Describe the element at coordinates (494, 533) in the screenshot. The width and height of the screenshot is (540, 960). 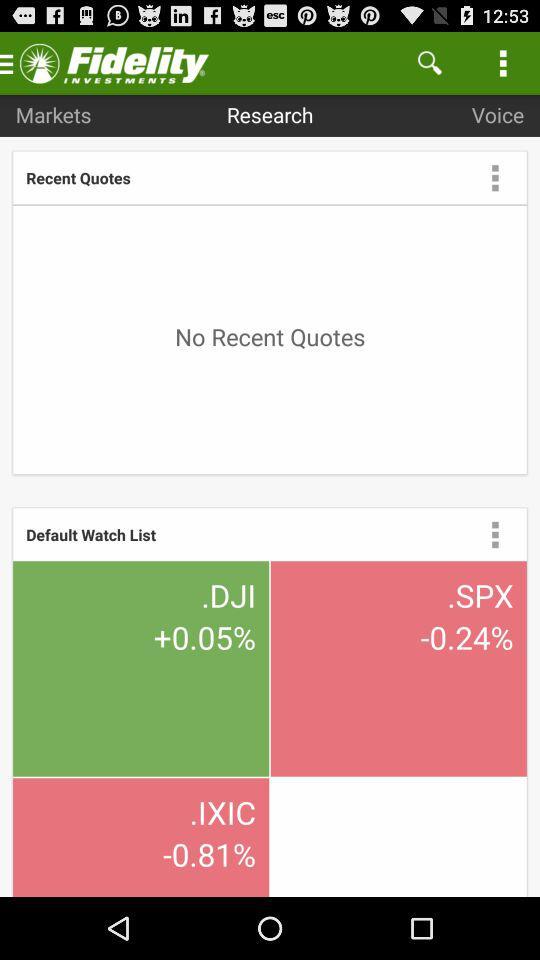
I see `open options menu` at that location.